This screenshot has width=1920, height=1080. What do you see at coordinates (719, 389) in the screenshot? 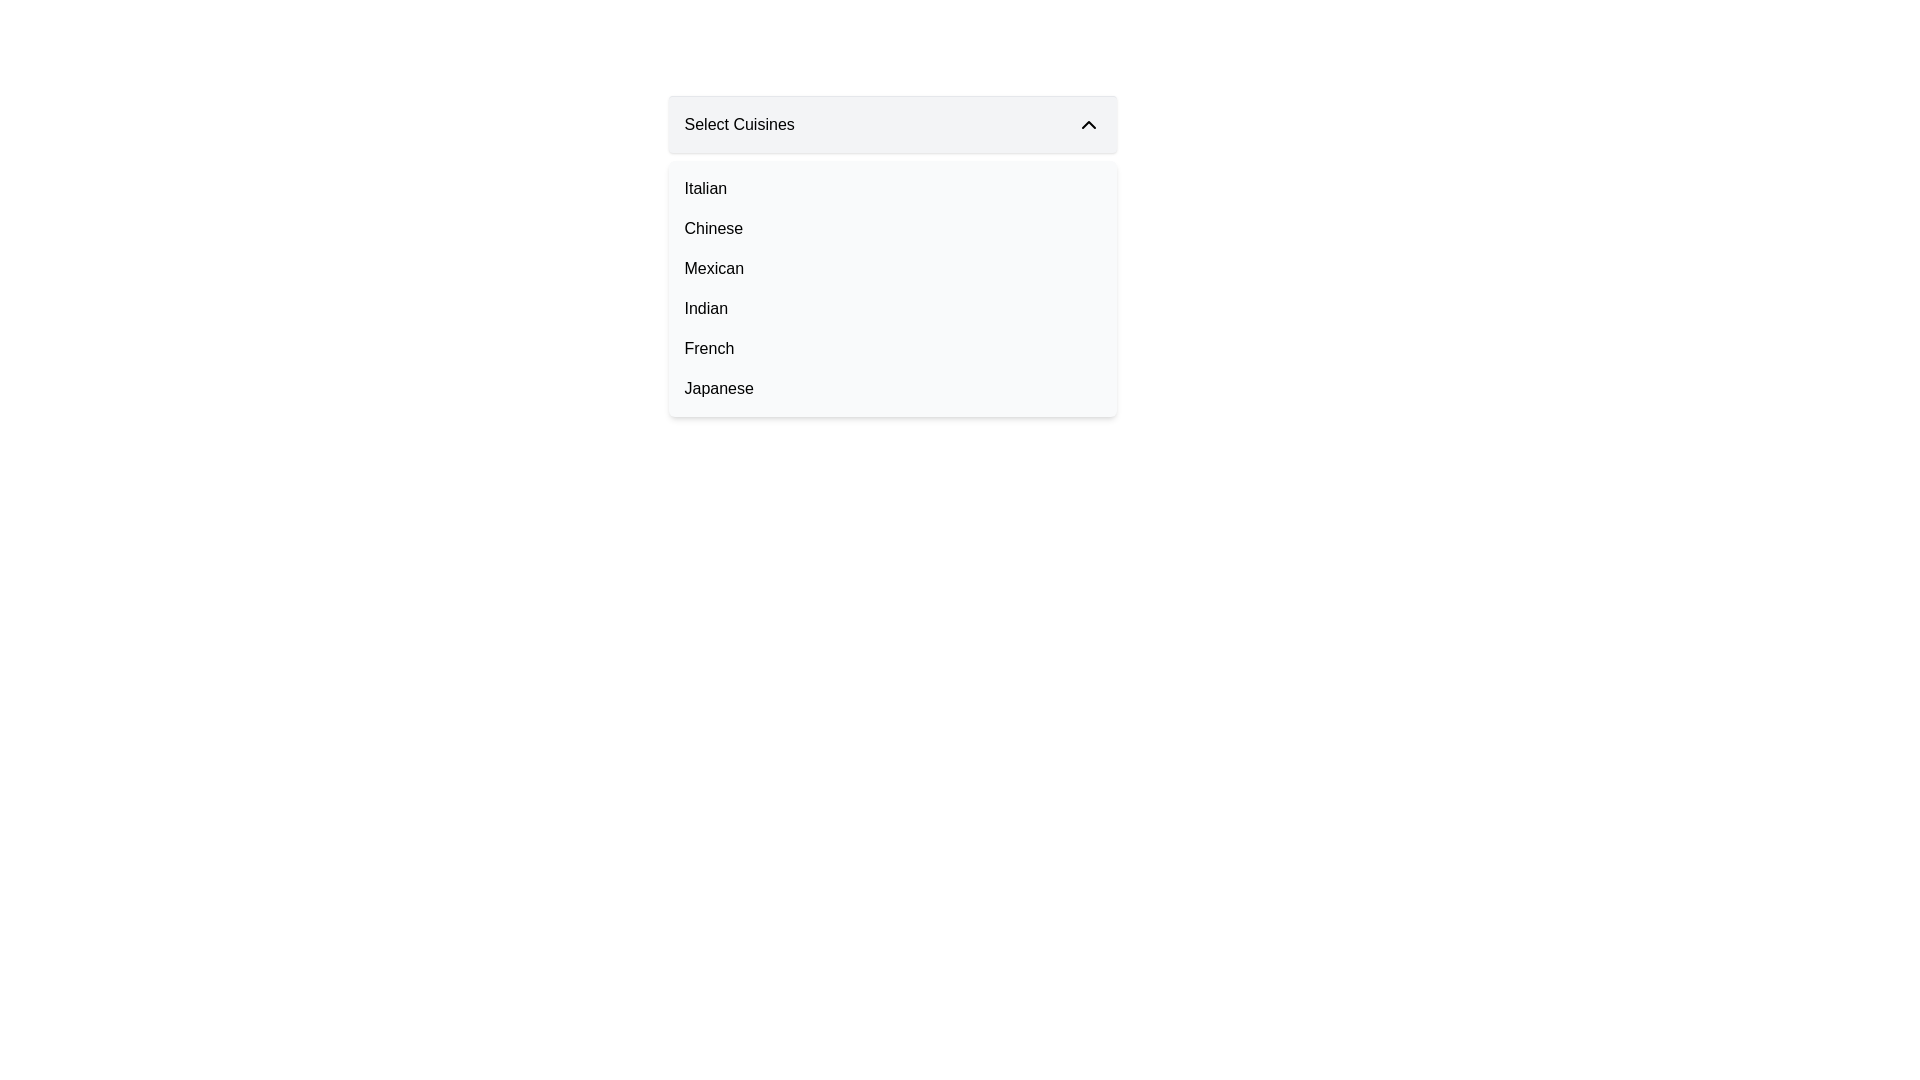
I see `the 'Japanese' cuisine text label, which is the sixth item in the dropdown menu under 'Select Cuisines.'` at bounding box center [719, 389].